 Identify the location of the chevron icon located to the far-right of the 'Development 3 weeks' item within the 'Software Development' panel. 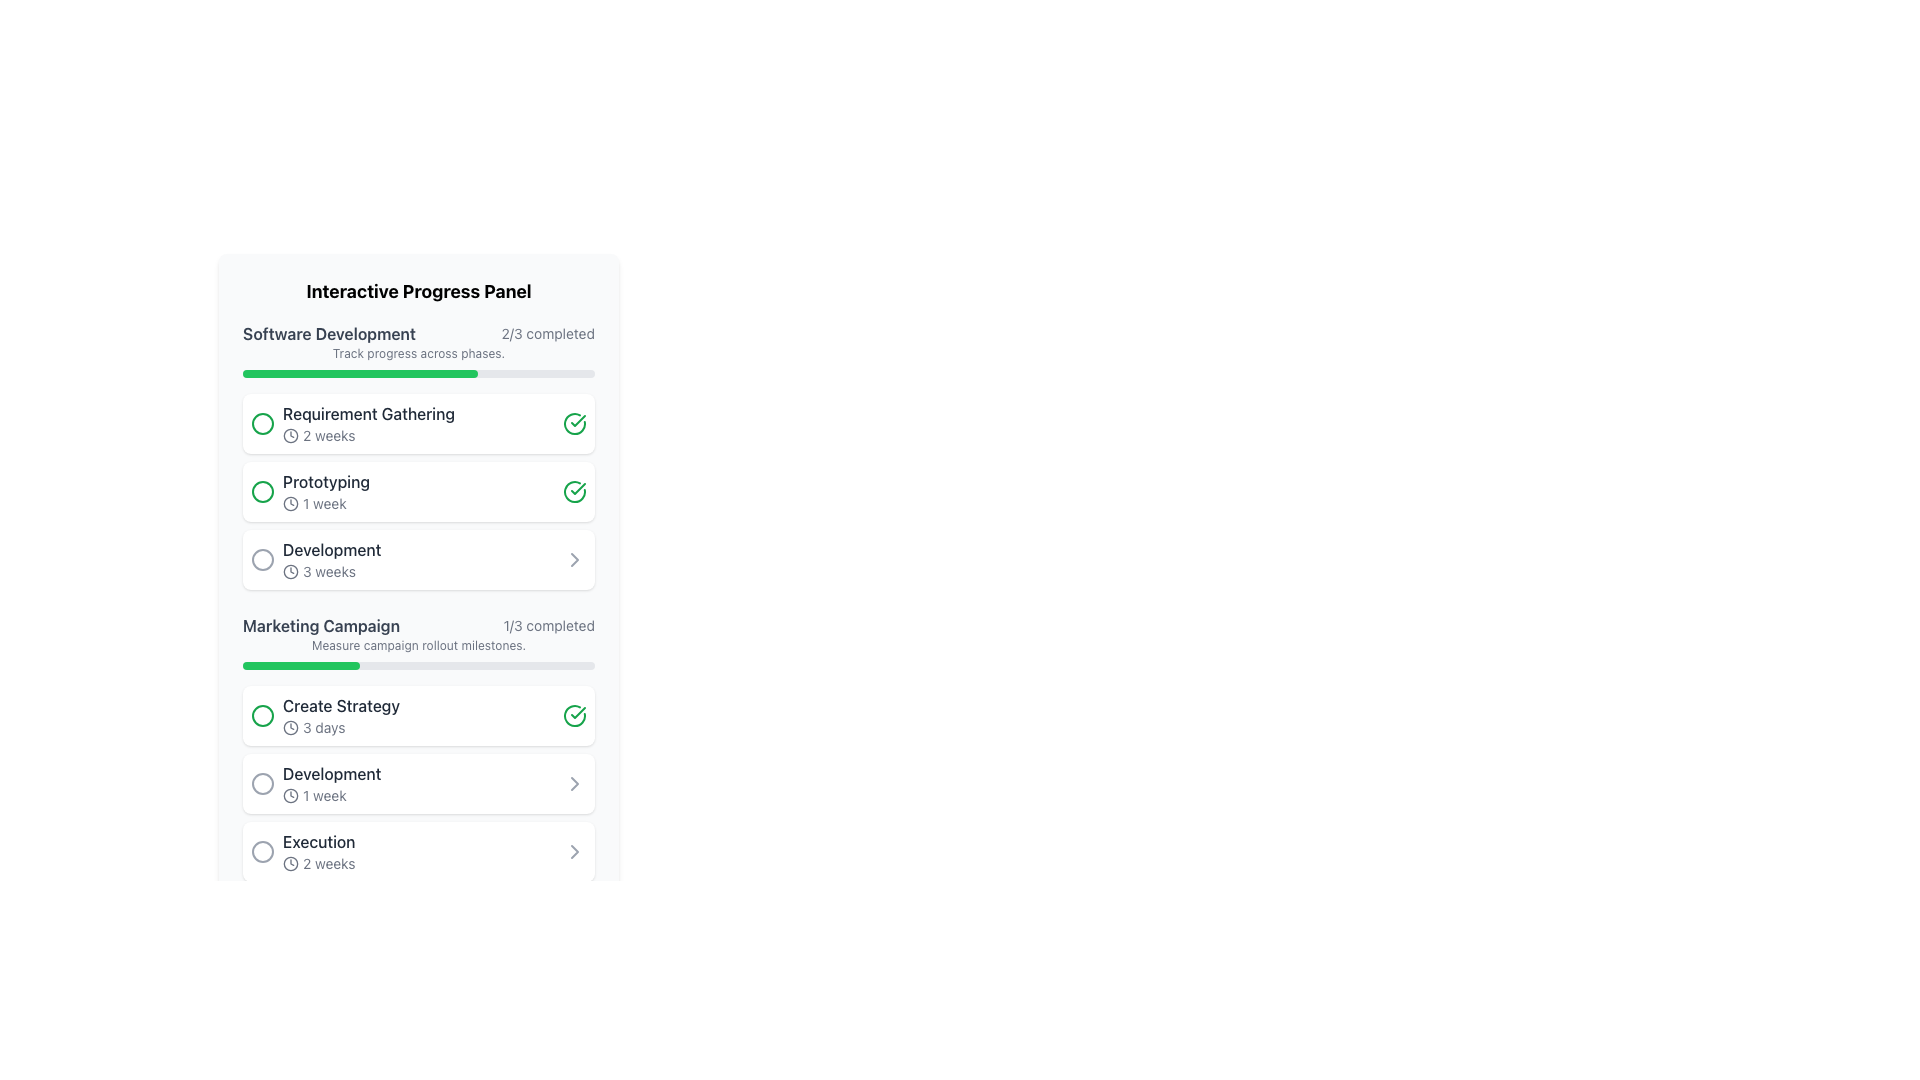
(574, 559).